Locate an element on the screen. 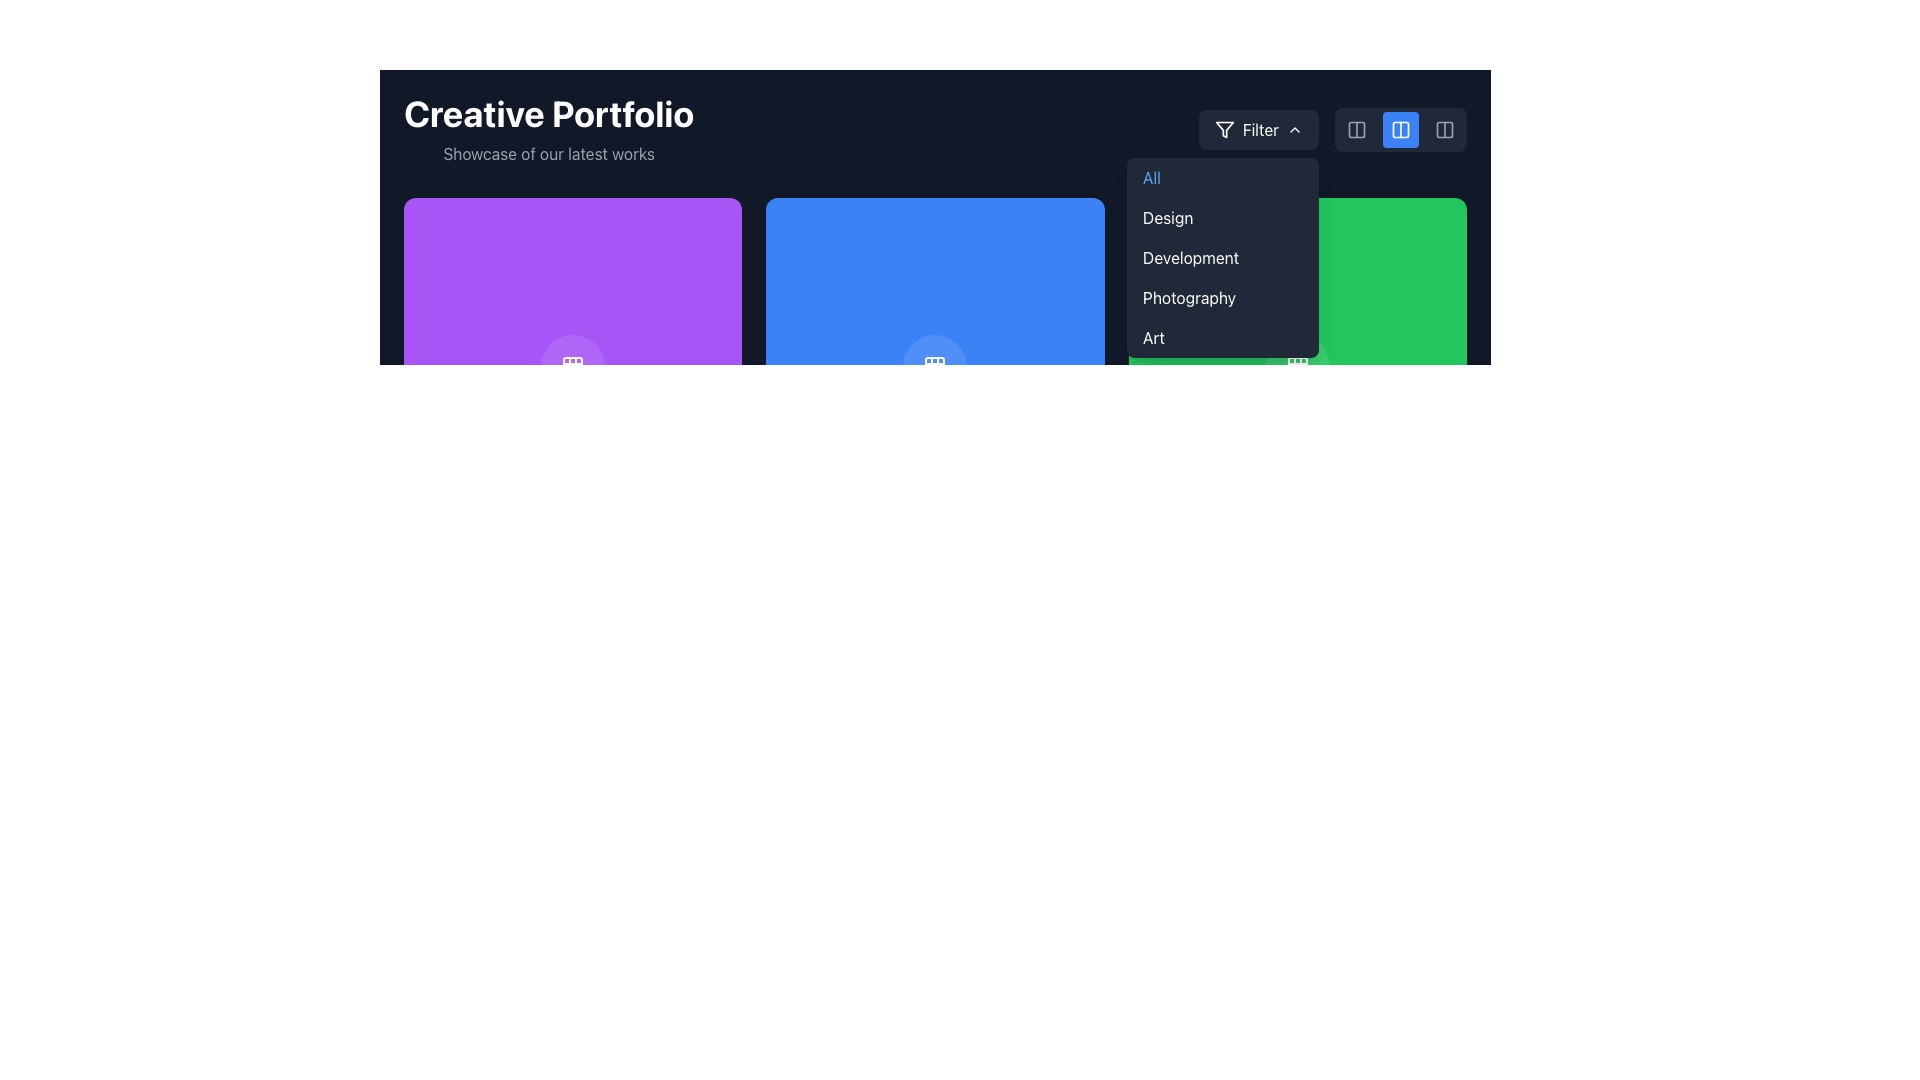  the circular icon that toggles the grid layout view is located at coordinates (572, 367).